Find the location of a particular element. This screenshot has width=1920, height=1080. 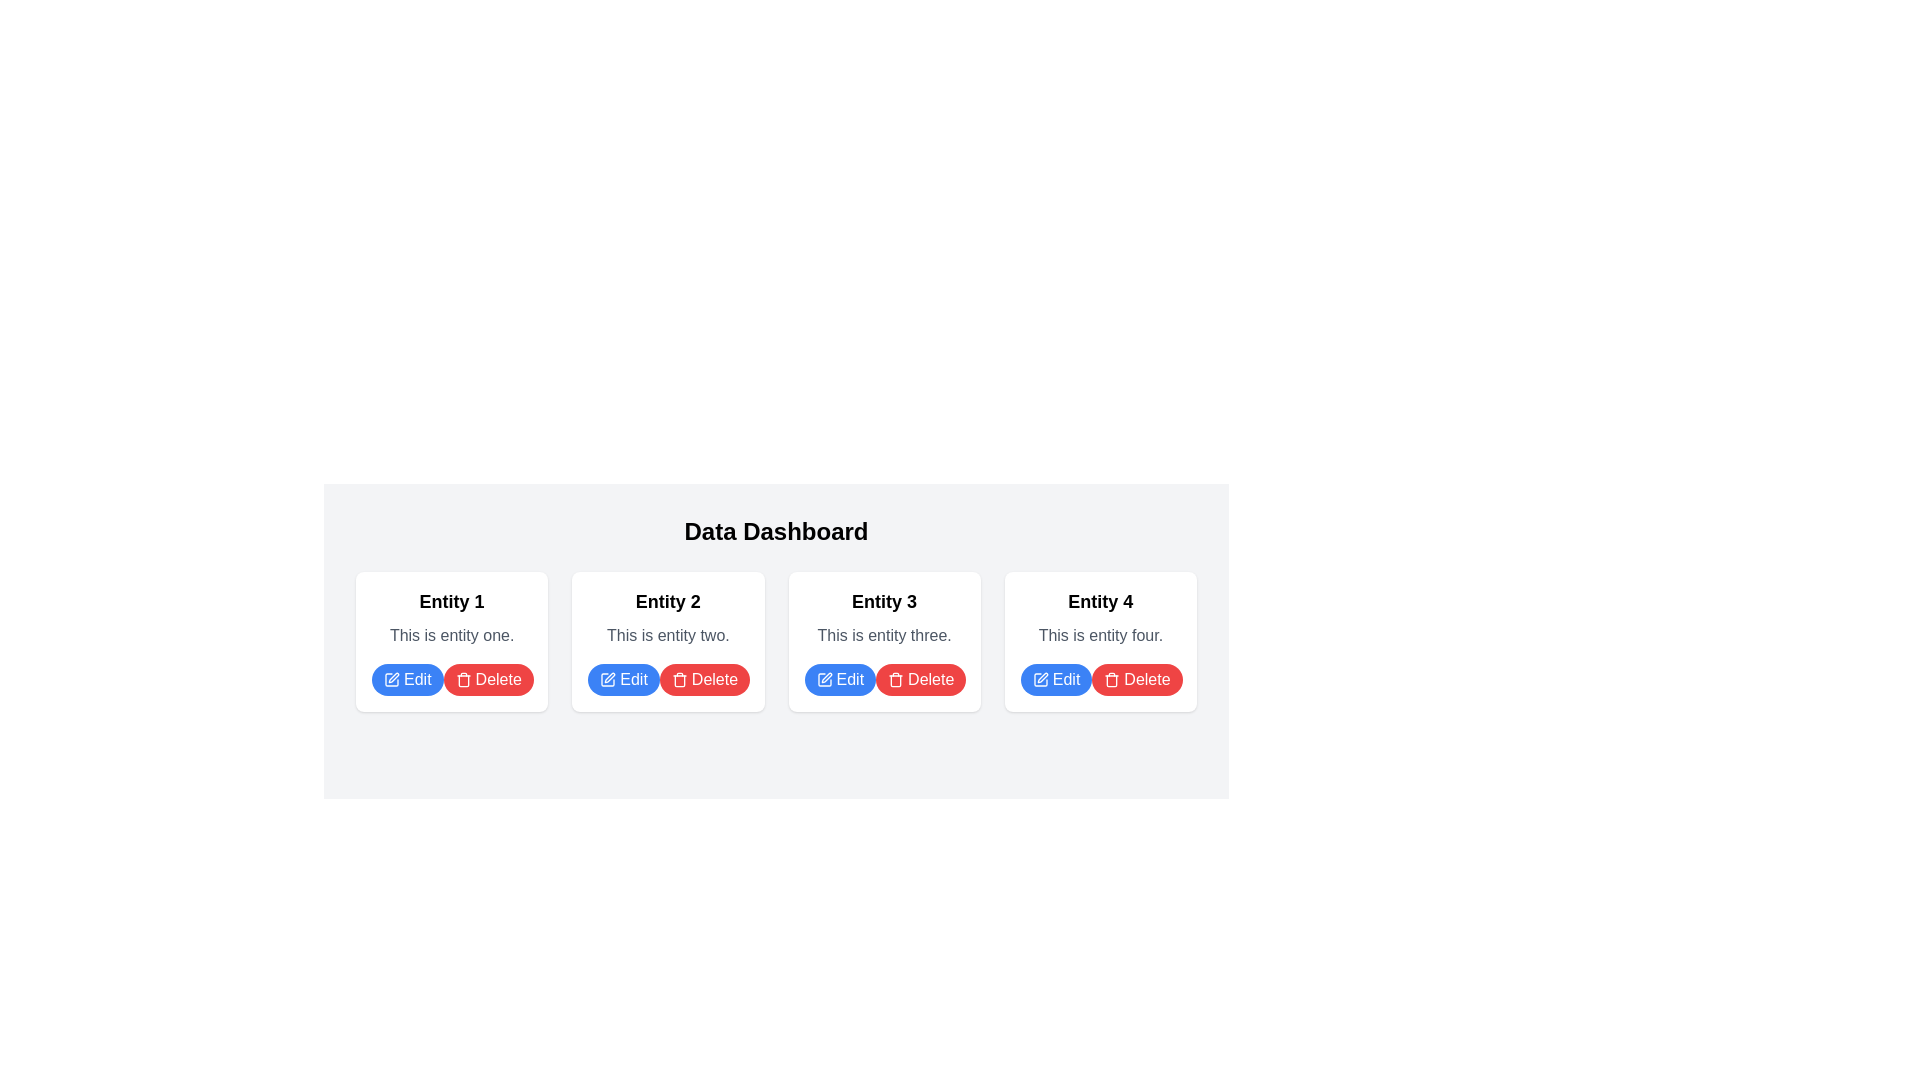

the text block titled 'Entity 3', which contains a description in smaller gray text, located within the third card of a dashboard layout is located at coordinates (883, 616).